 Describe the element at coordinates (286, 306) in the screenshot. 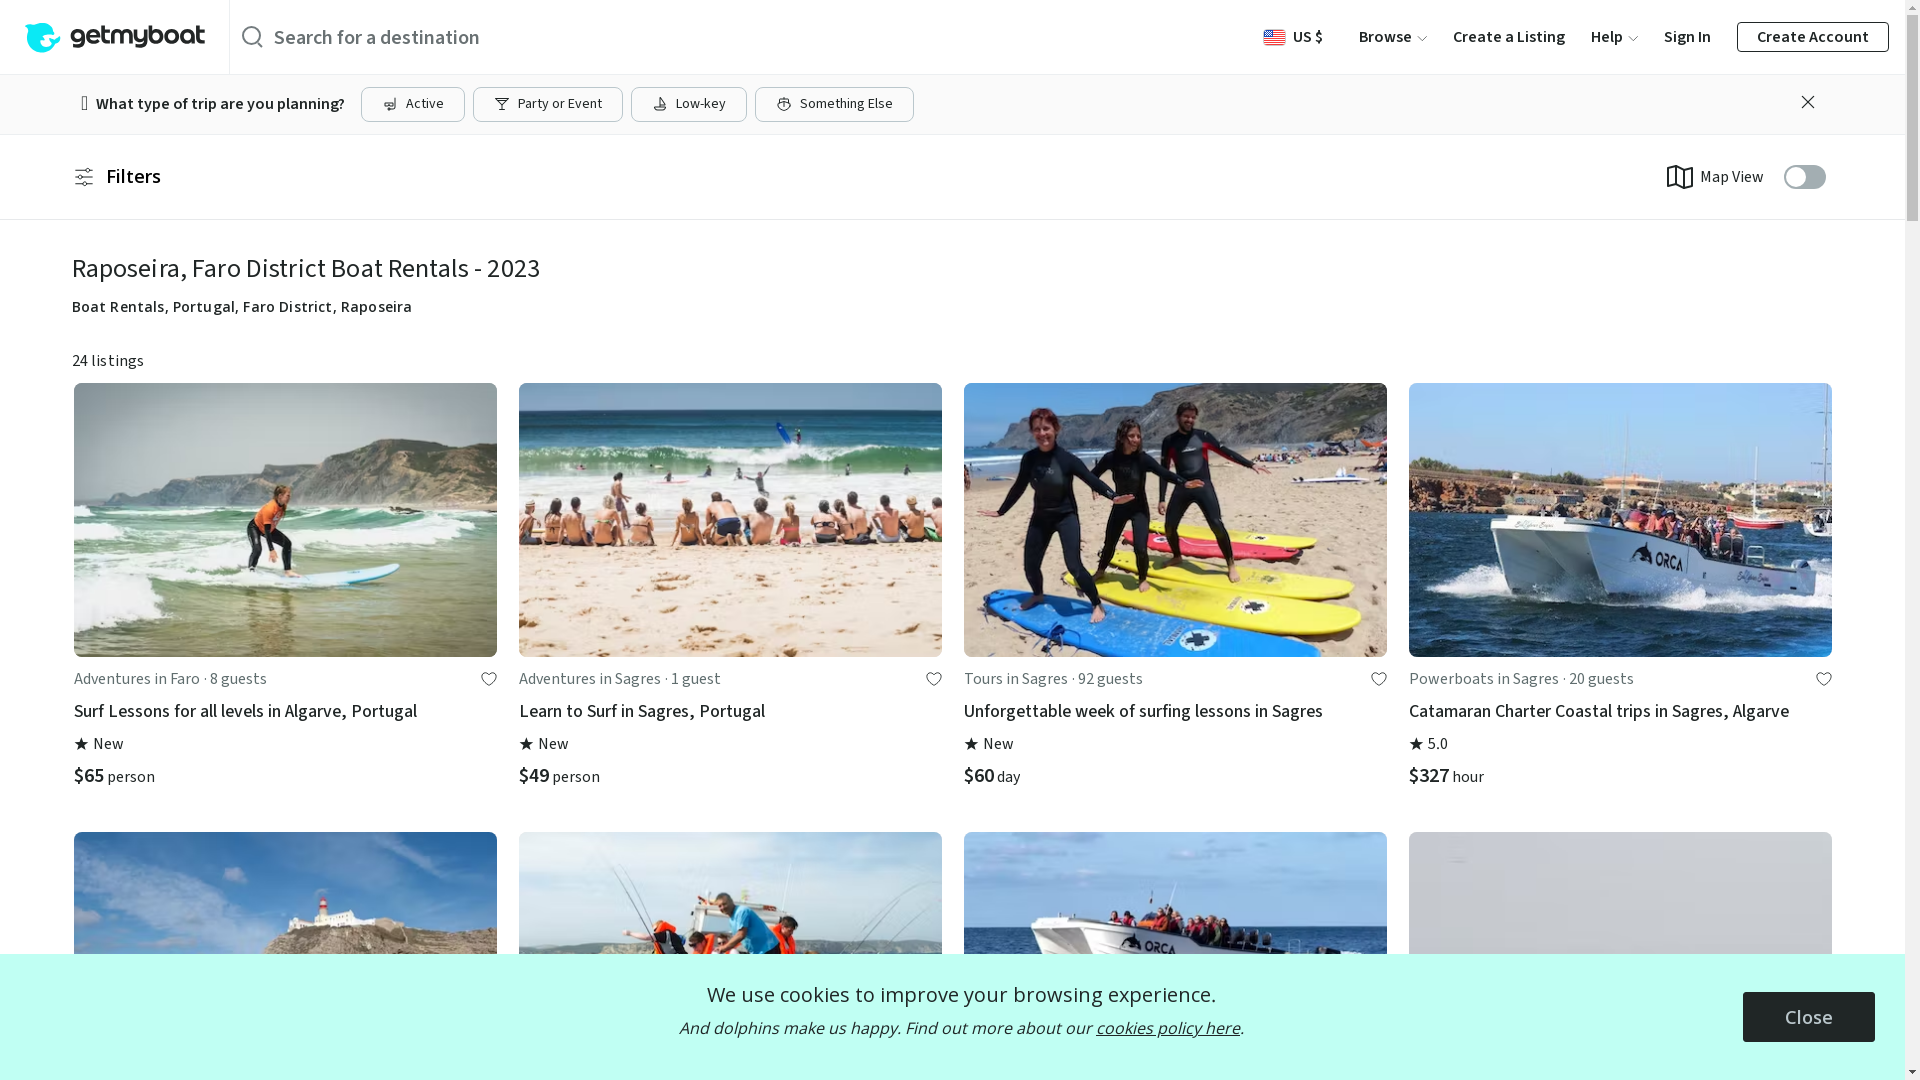

I see `'Faro District'` at that location.